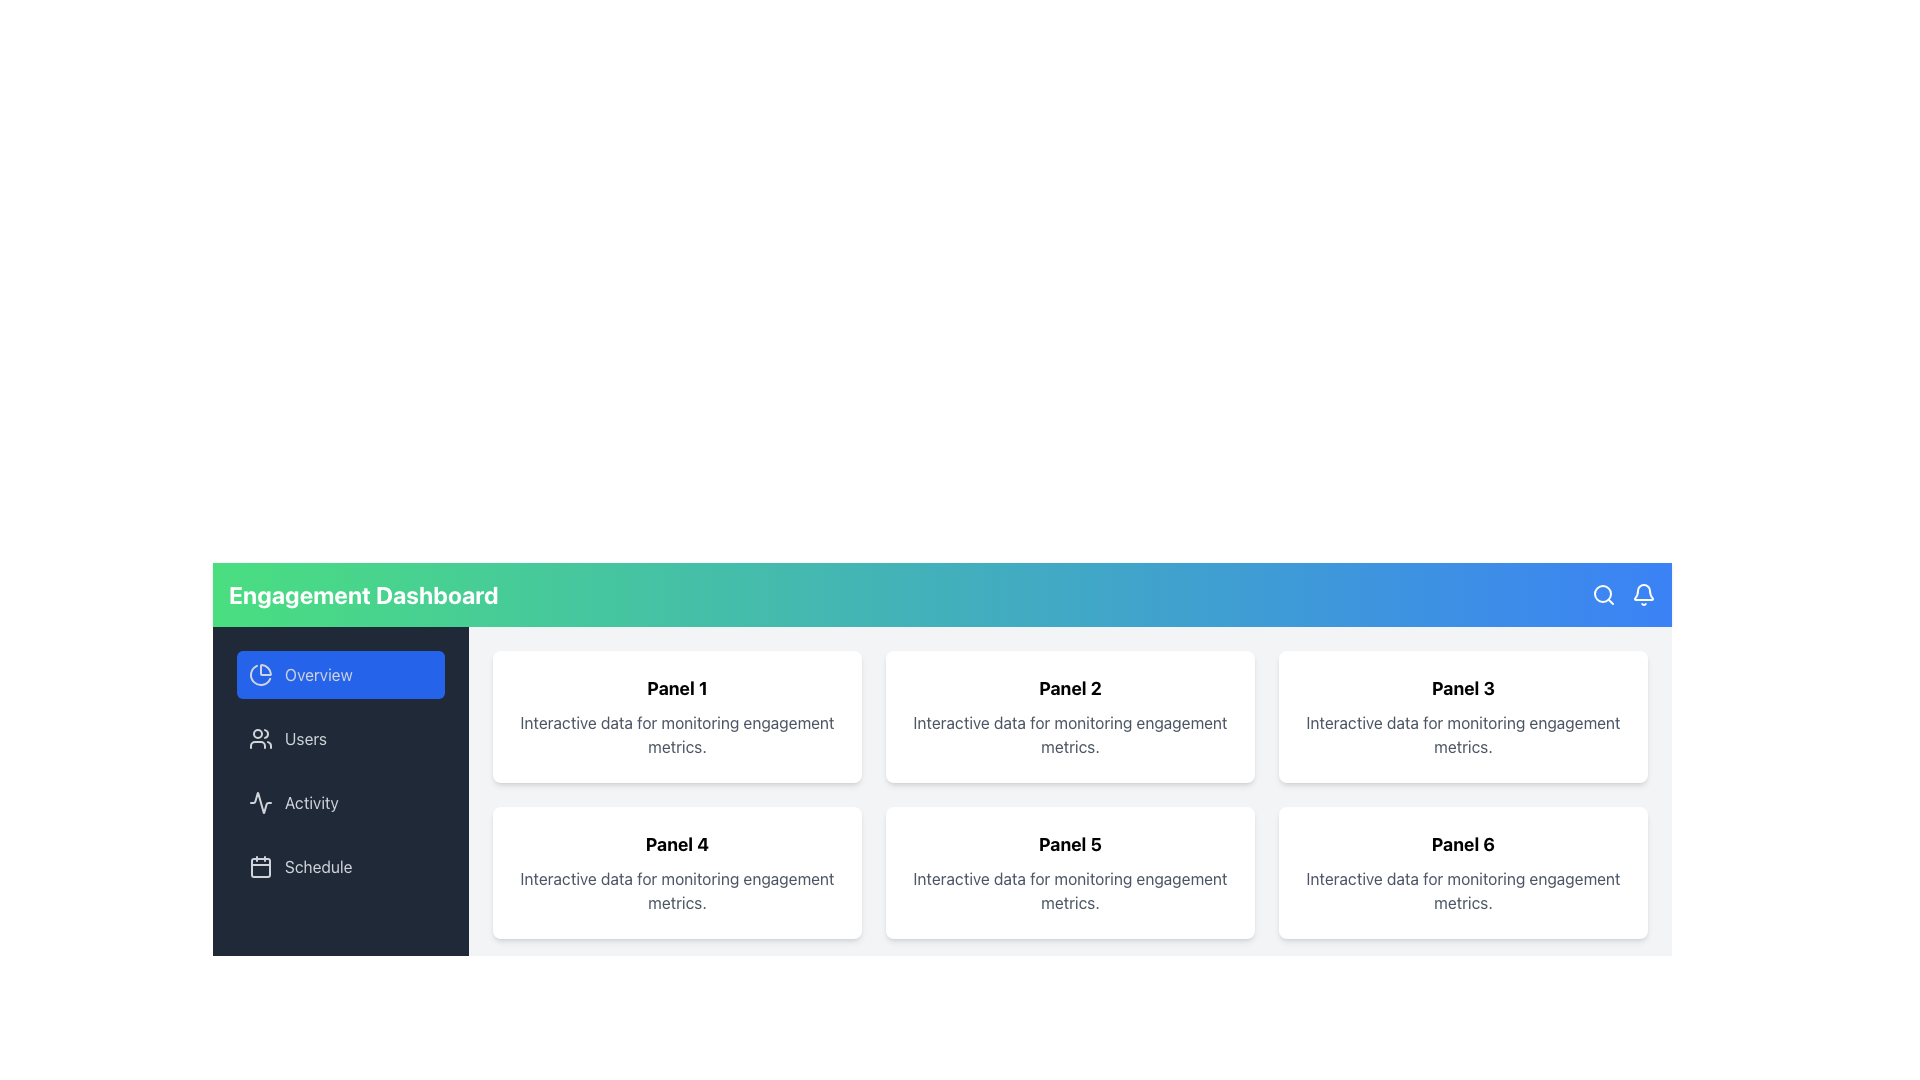 The width and height of the screenshot is (1920, 1080). I want to click on text content of the bold, large font label 'Panel 5' located at the top-center of the fifth card in a grid of six cards, so click(1069, 844).